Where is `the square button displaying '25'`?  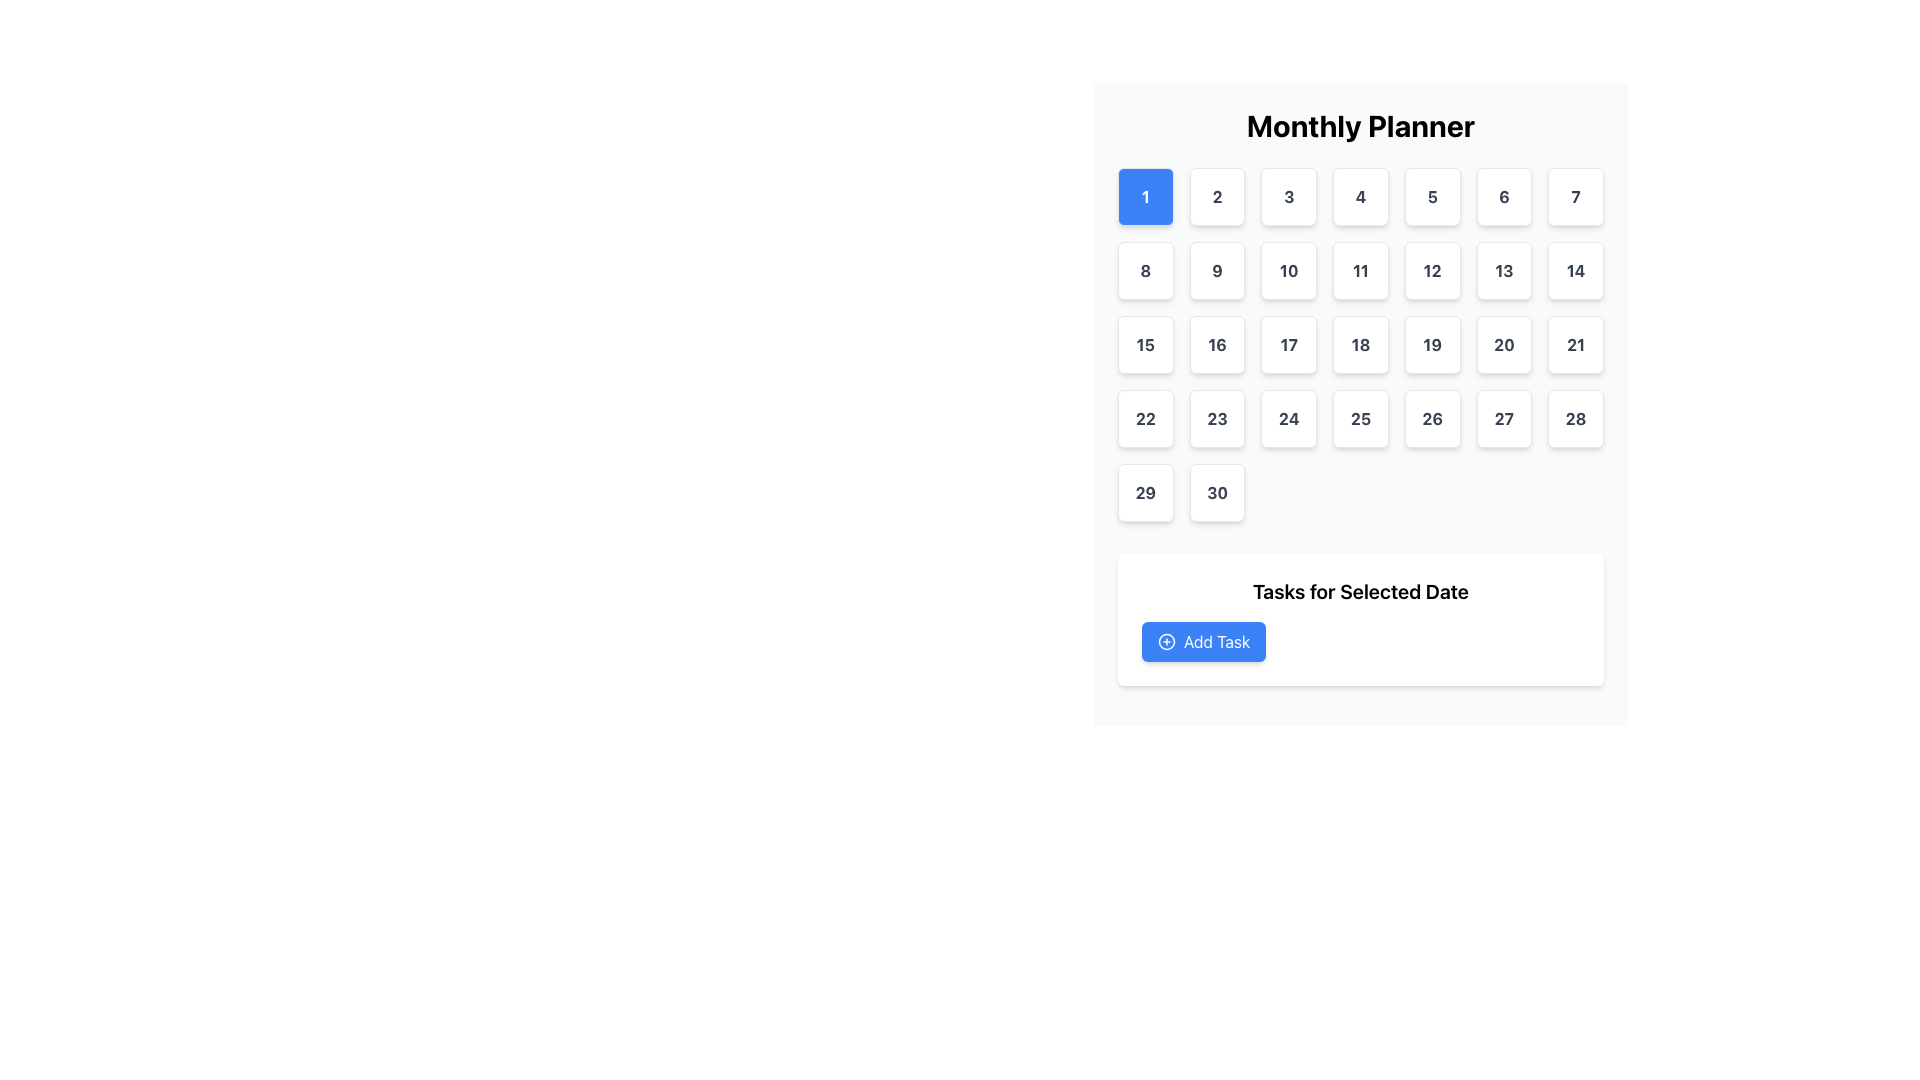 the square button displaying '25' is located at coordinates (1360, 418).